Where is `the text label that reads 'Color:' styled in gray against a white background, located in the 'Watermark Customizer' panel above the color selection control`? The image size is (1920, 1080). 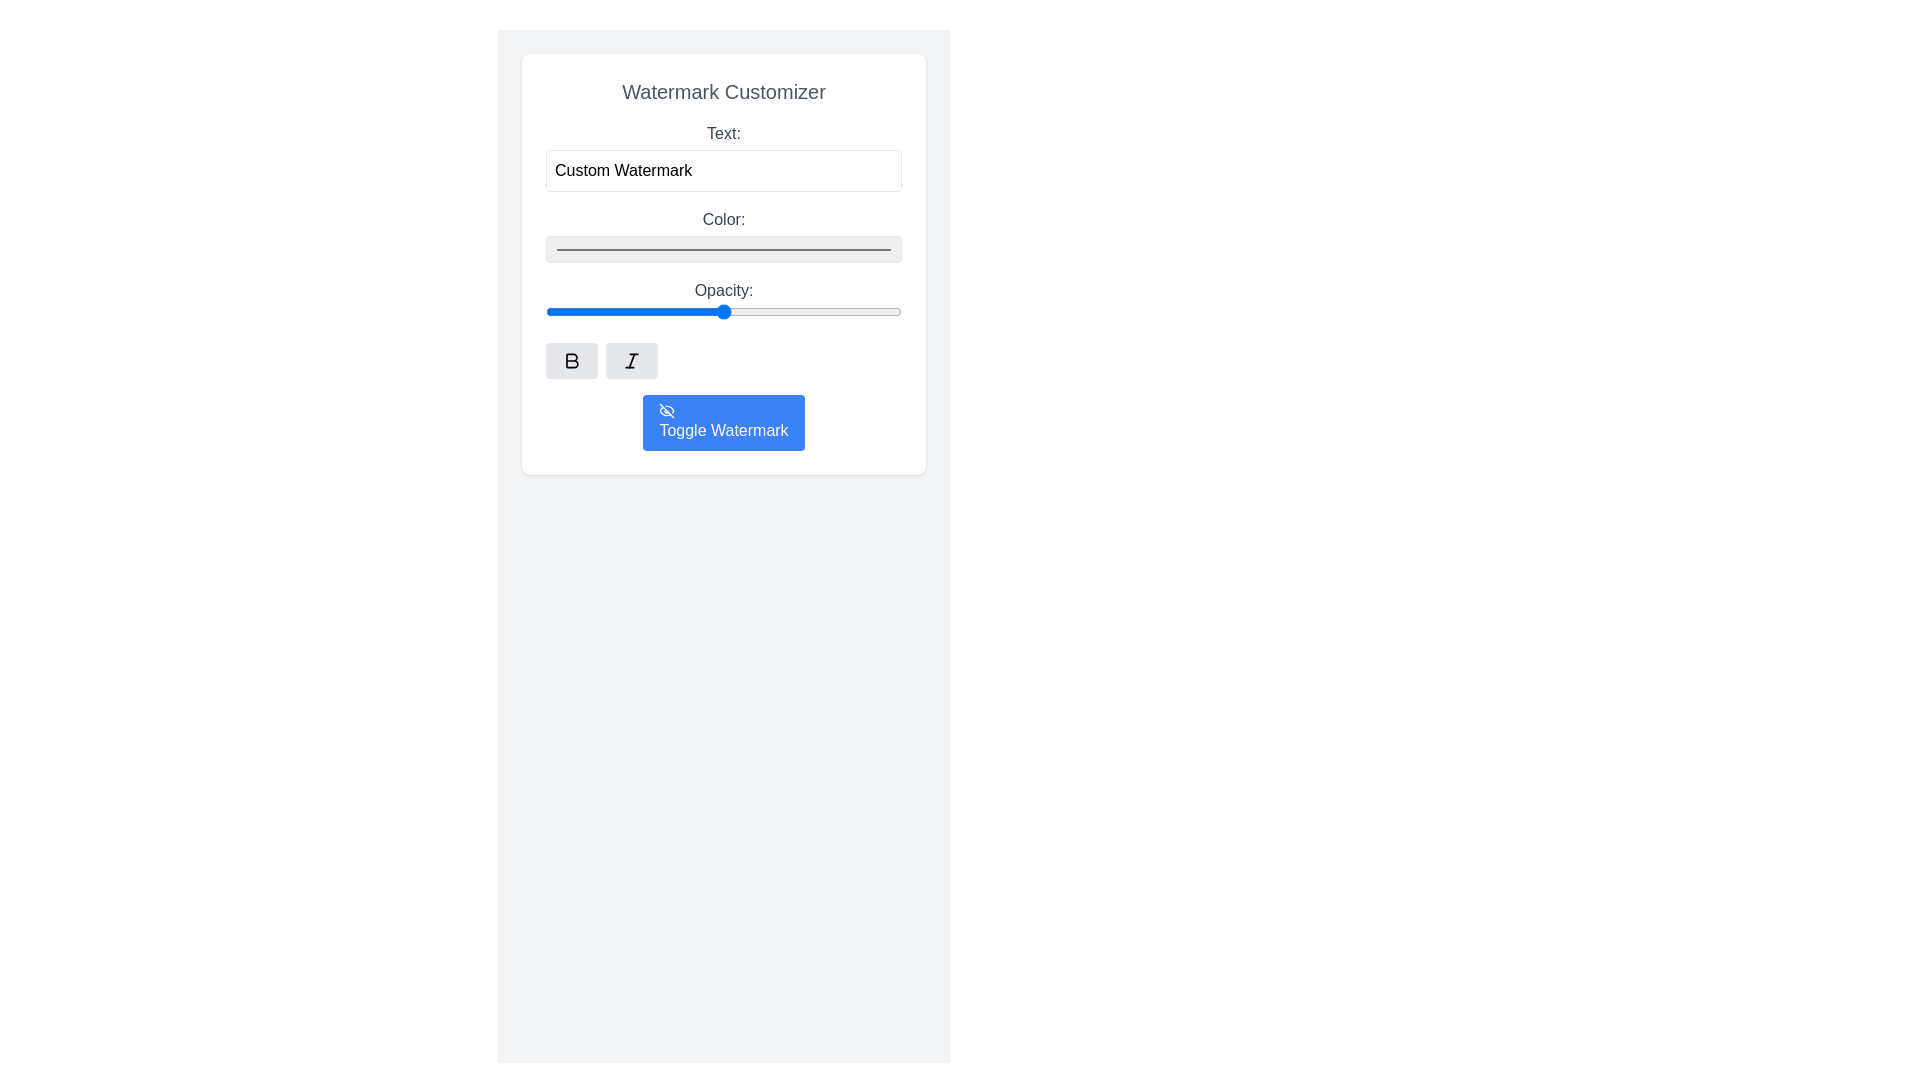 the text label that reads 'Color:' styled in gray against a white background, located in the 'Watermark Customizer' panel above the color selection control is located at coordinates (723, 219).